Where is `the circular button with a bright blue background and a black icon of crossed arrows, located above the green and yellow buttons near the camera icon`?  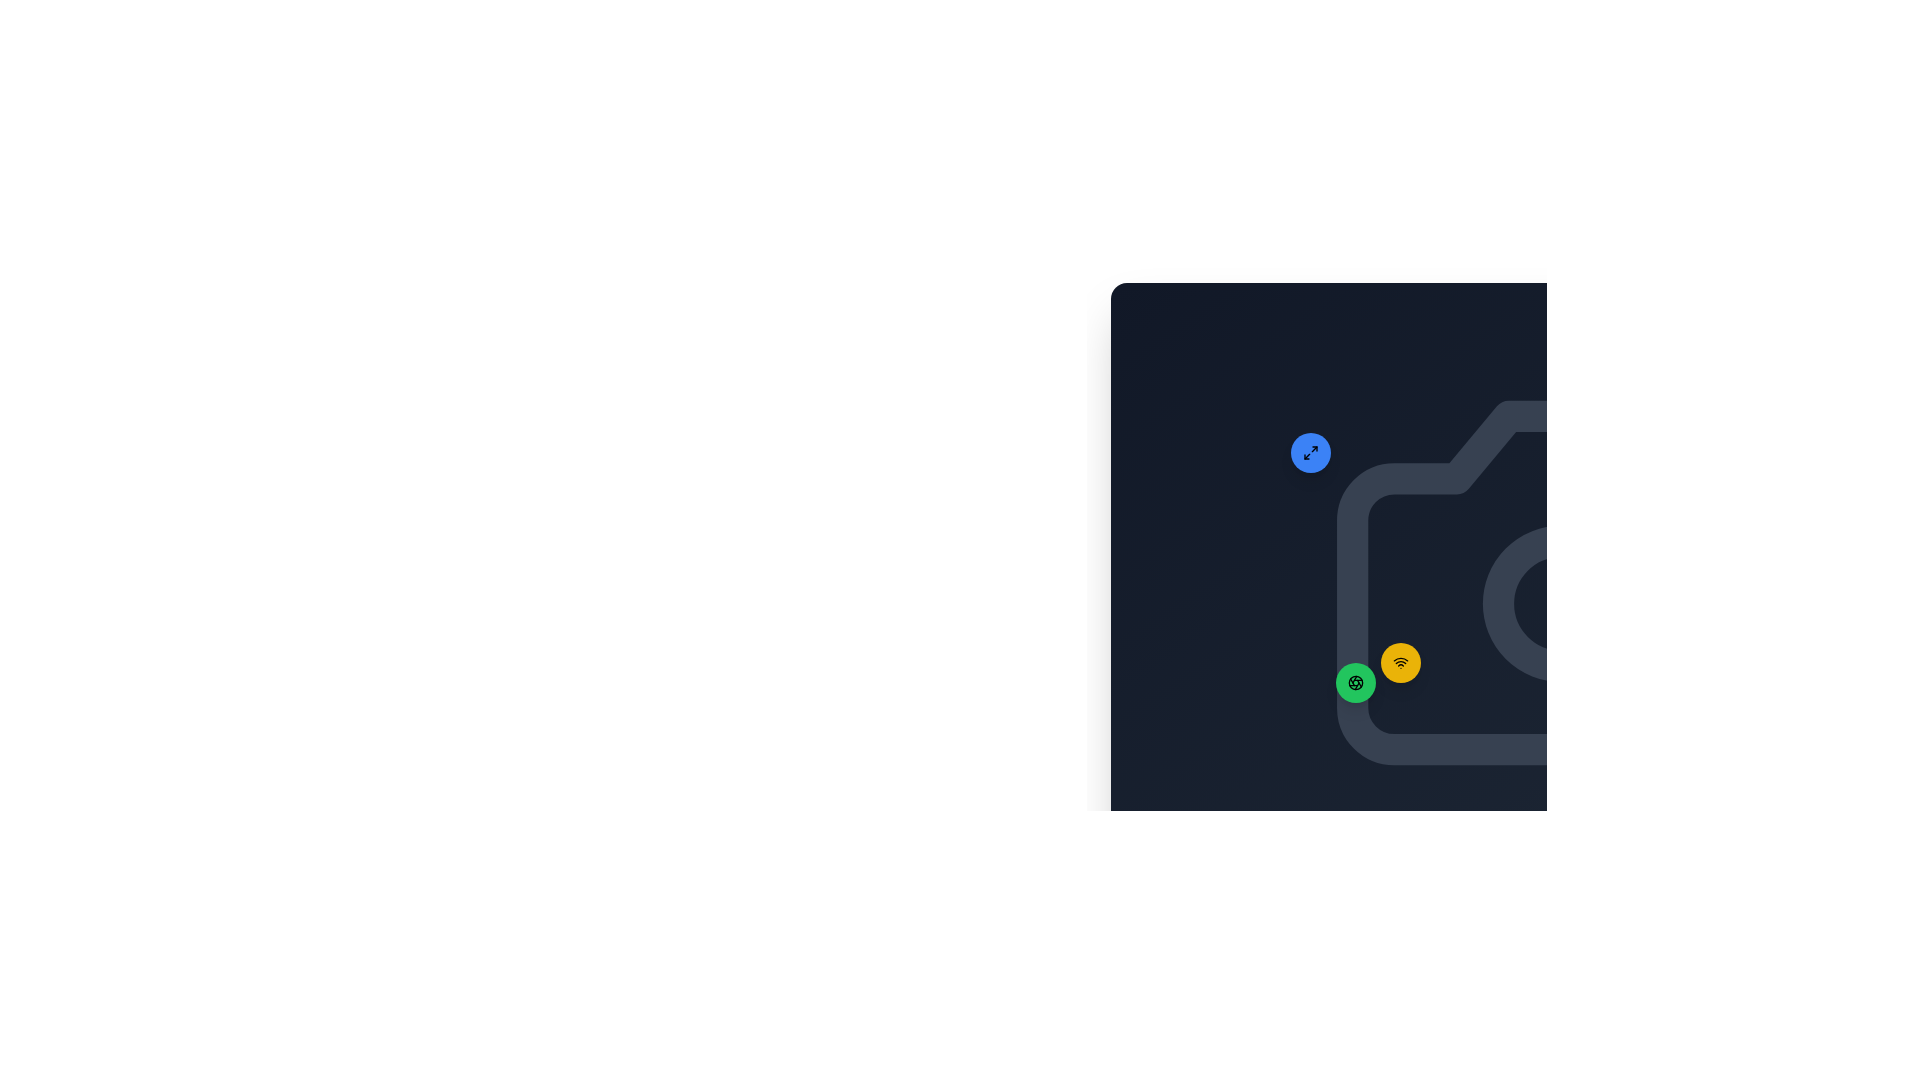 the circular button with a bright blue background and a black icon of crossed arrows, located above the green and yellow buttons near the camera icon is located at coordinates (1310, 452).